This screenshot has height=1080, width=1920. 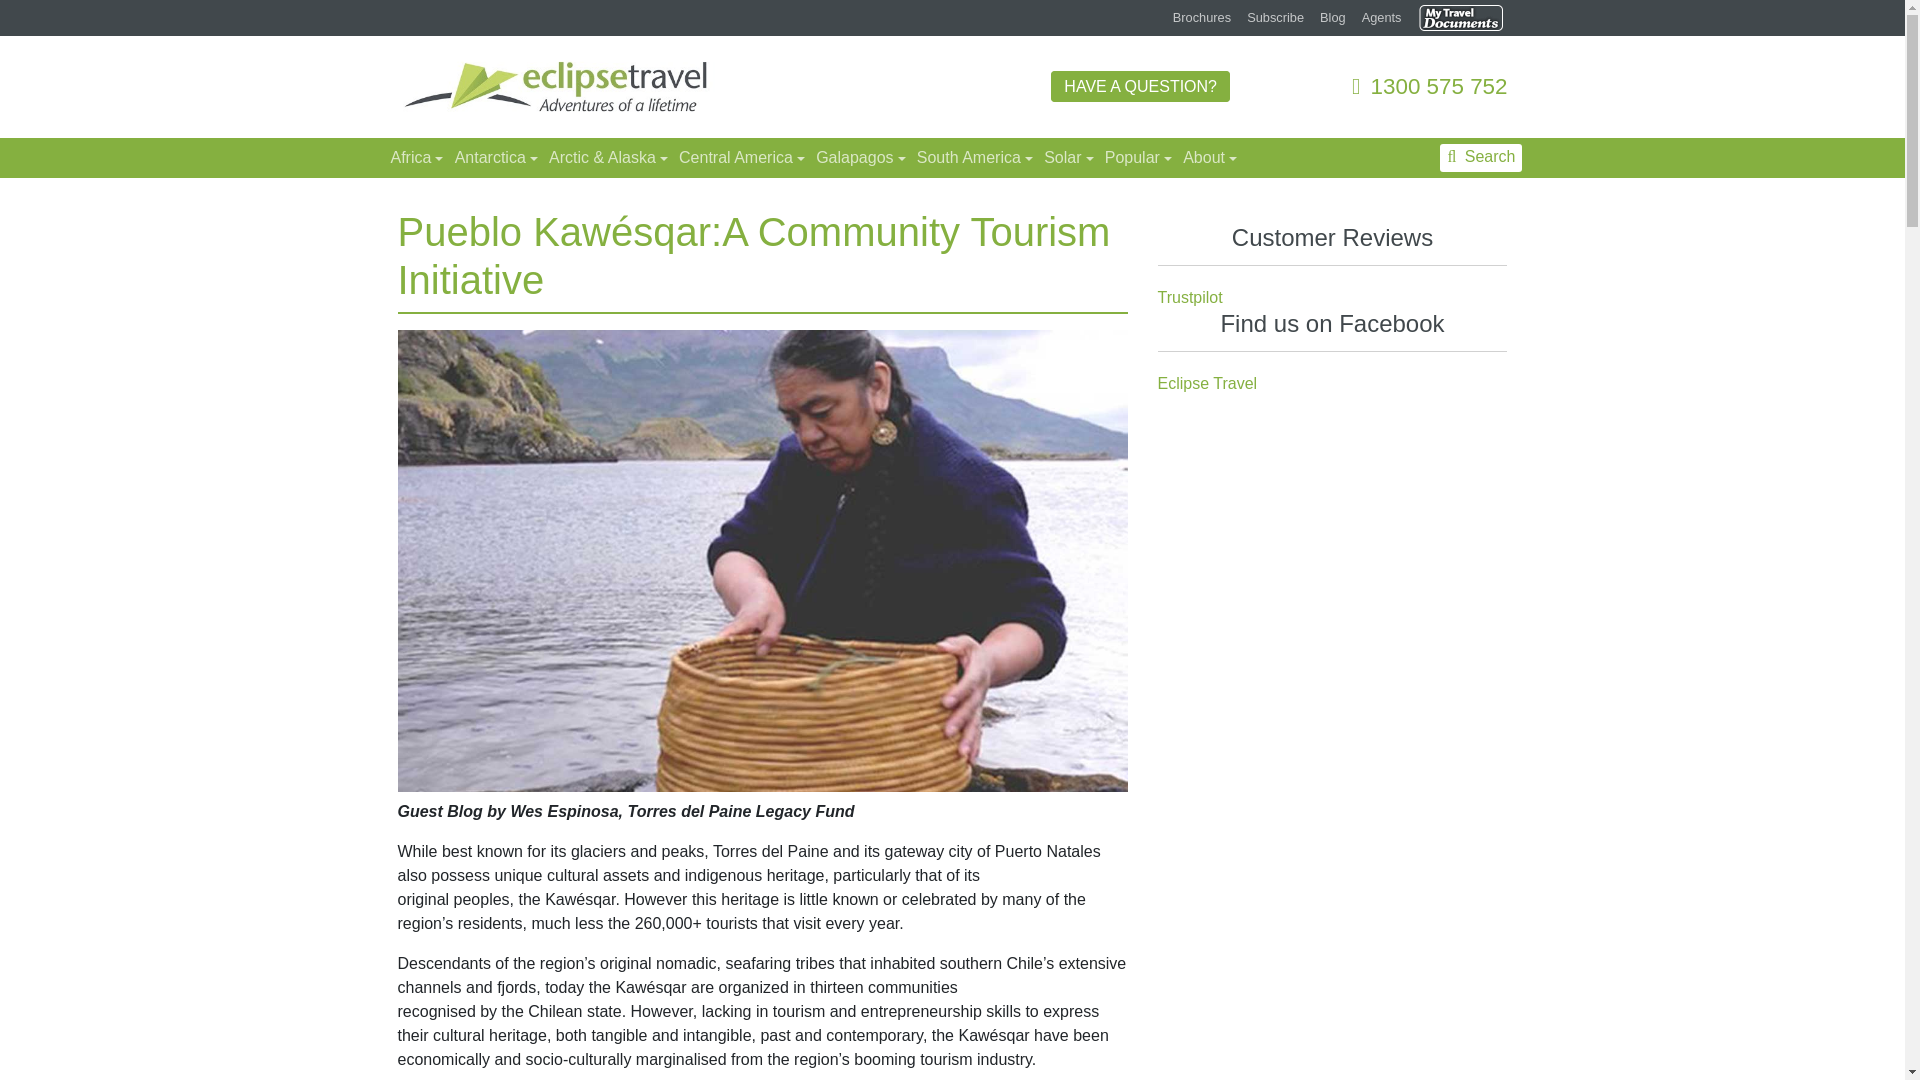 What do you see at coordinates (494, 157) in the screenshot?
I see `'Antarctica'` at bounding box center [494, 157].